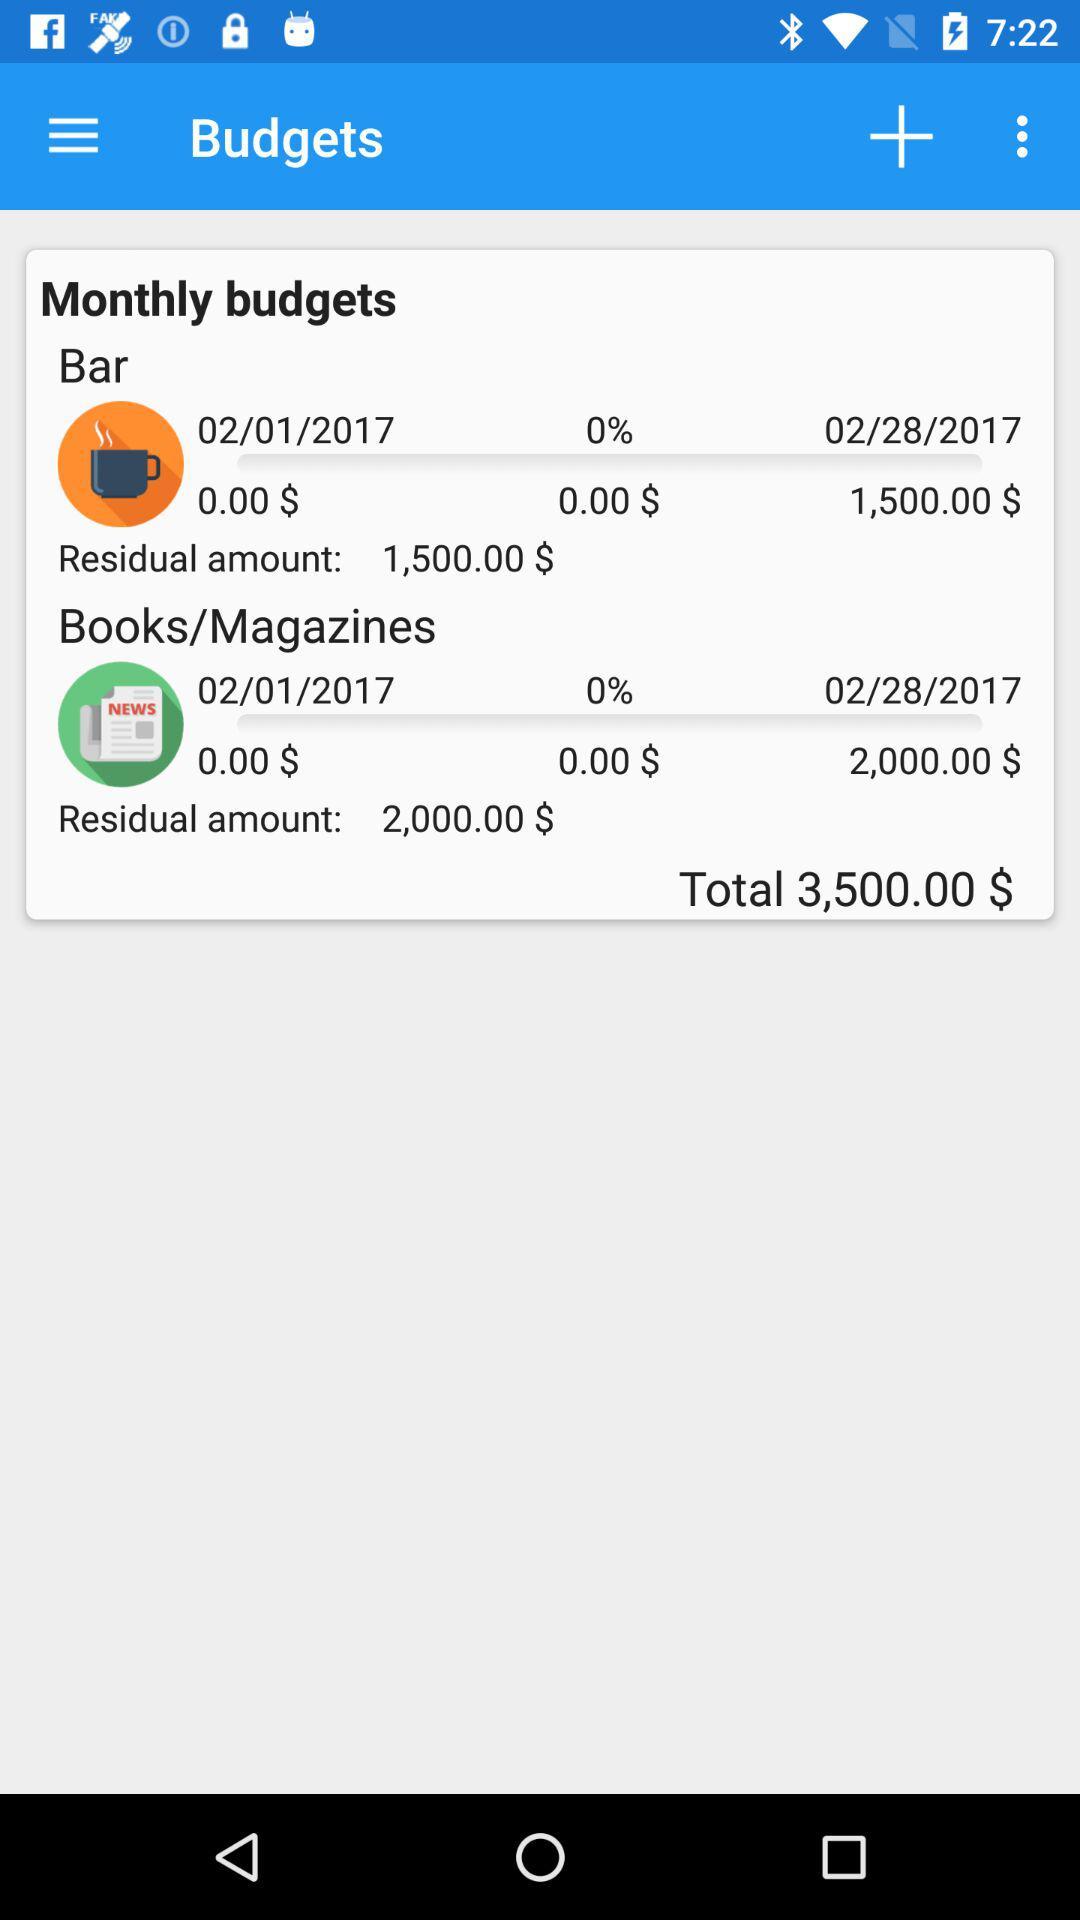 Image resolution: width=1080 pixels, height=1920 pixels. What do you see at coordinates (218, 296) in the screenshot?
I see `the monthly budgets` at bounding box center [218, 296].